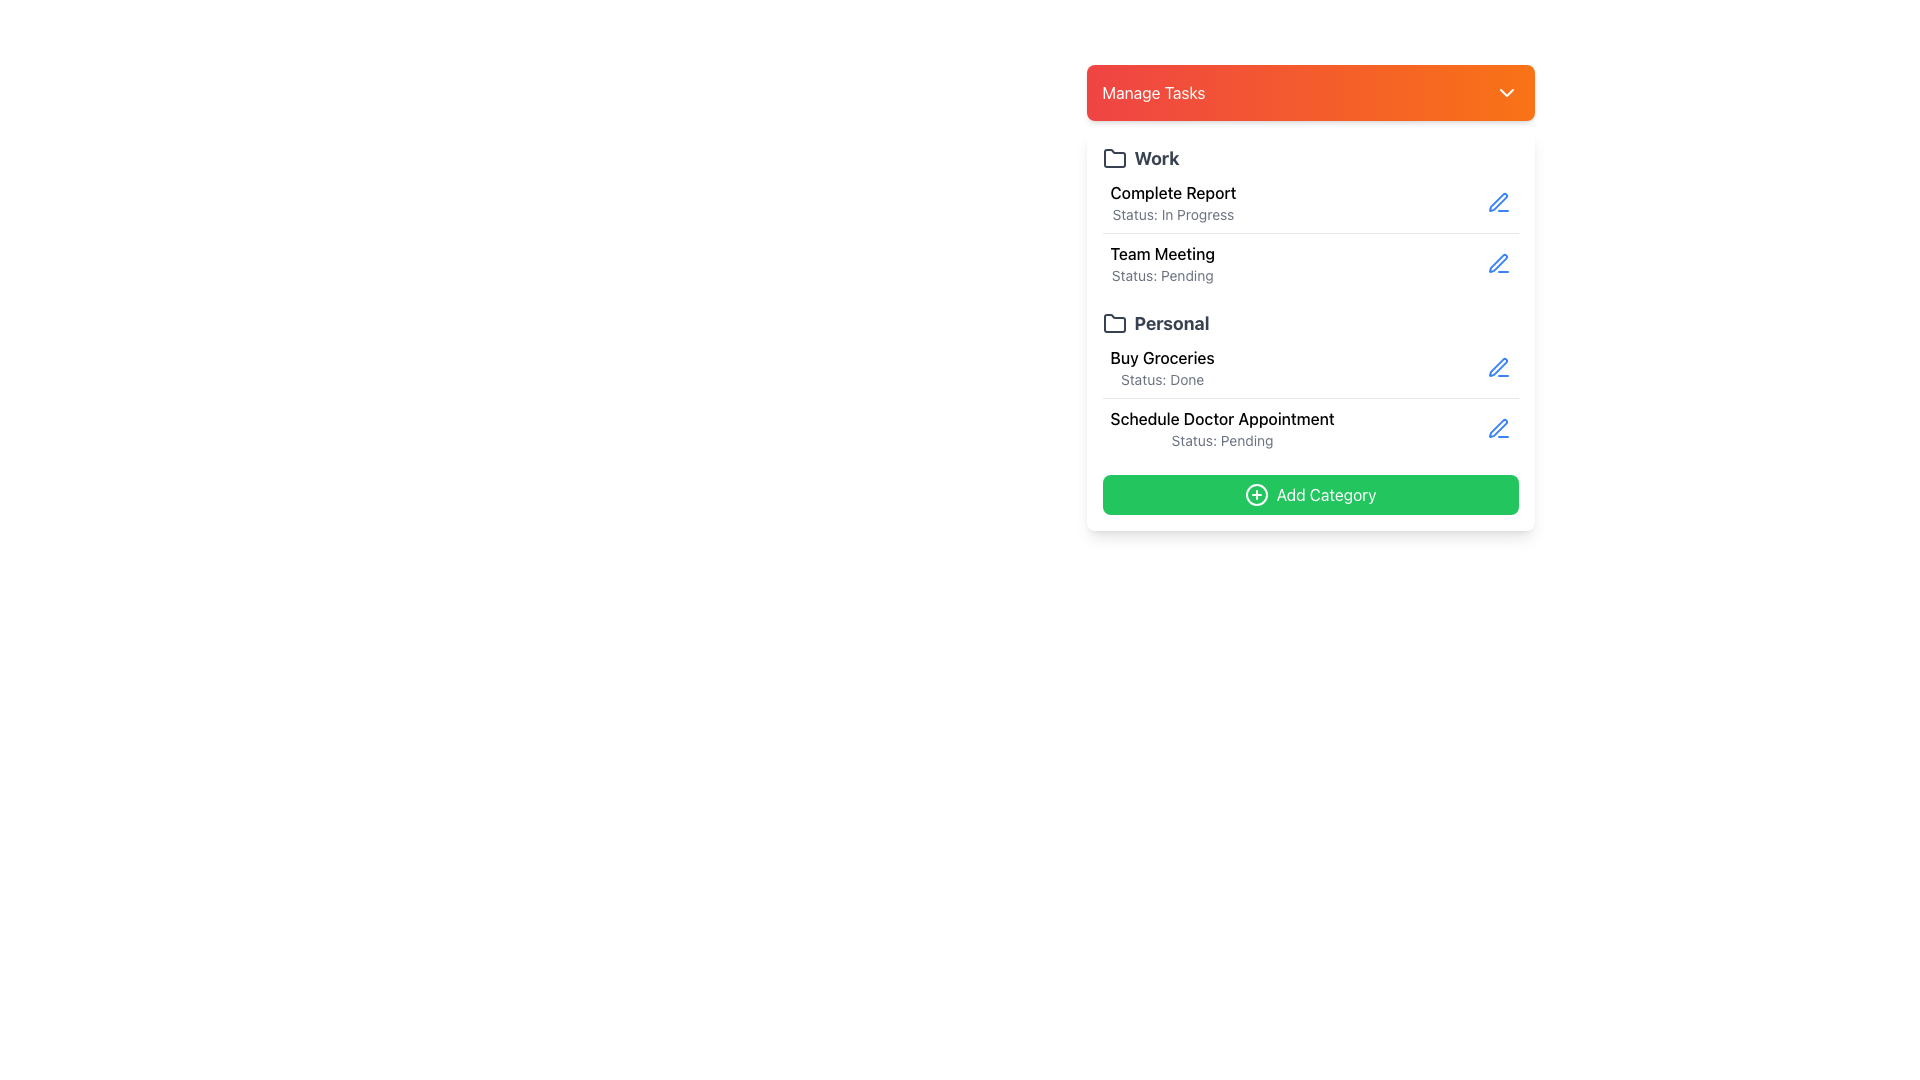 The height and width of the screenshot is (1080, 1920). Describe the element at coordinates (1255, 494) in the screenshot. I see `the central circle of the plus icon within the green 'Add Category' button at the bottom of the task manager card` at that location.